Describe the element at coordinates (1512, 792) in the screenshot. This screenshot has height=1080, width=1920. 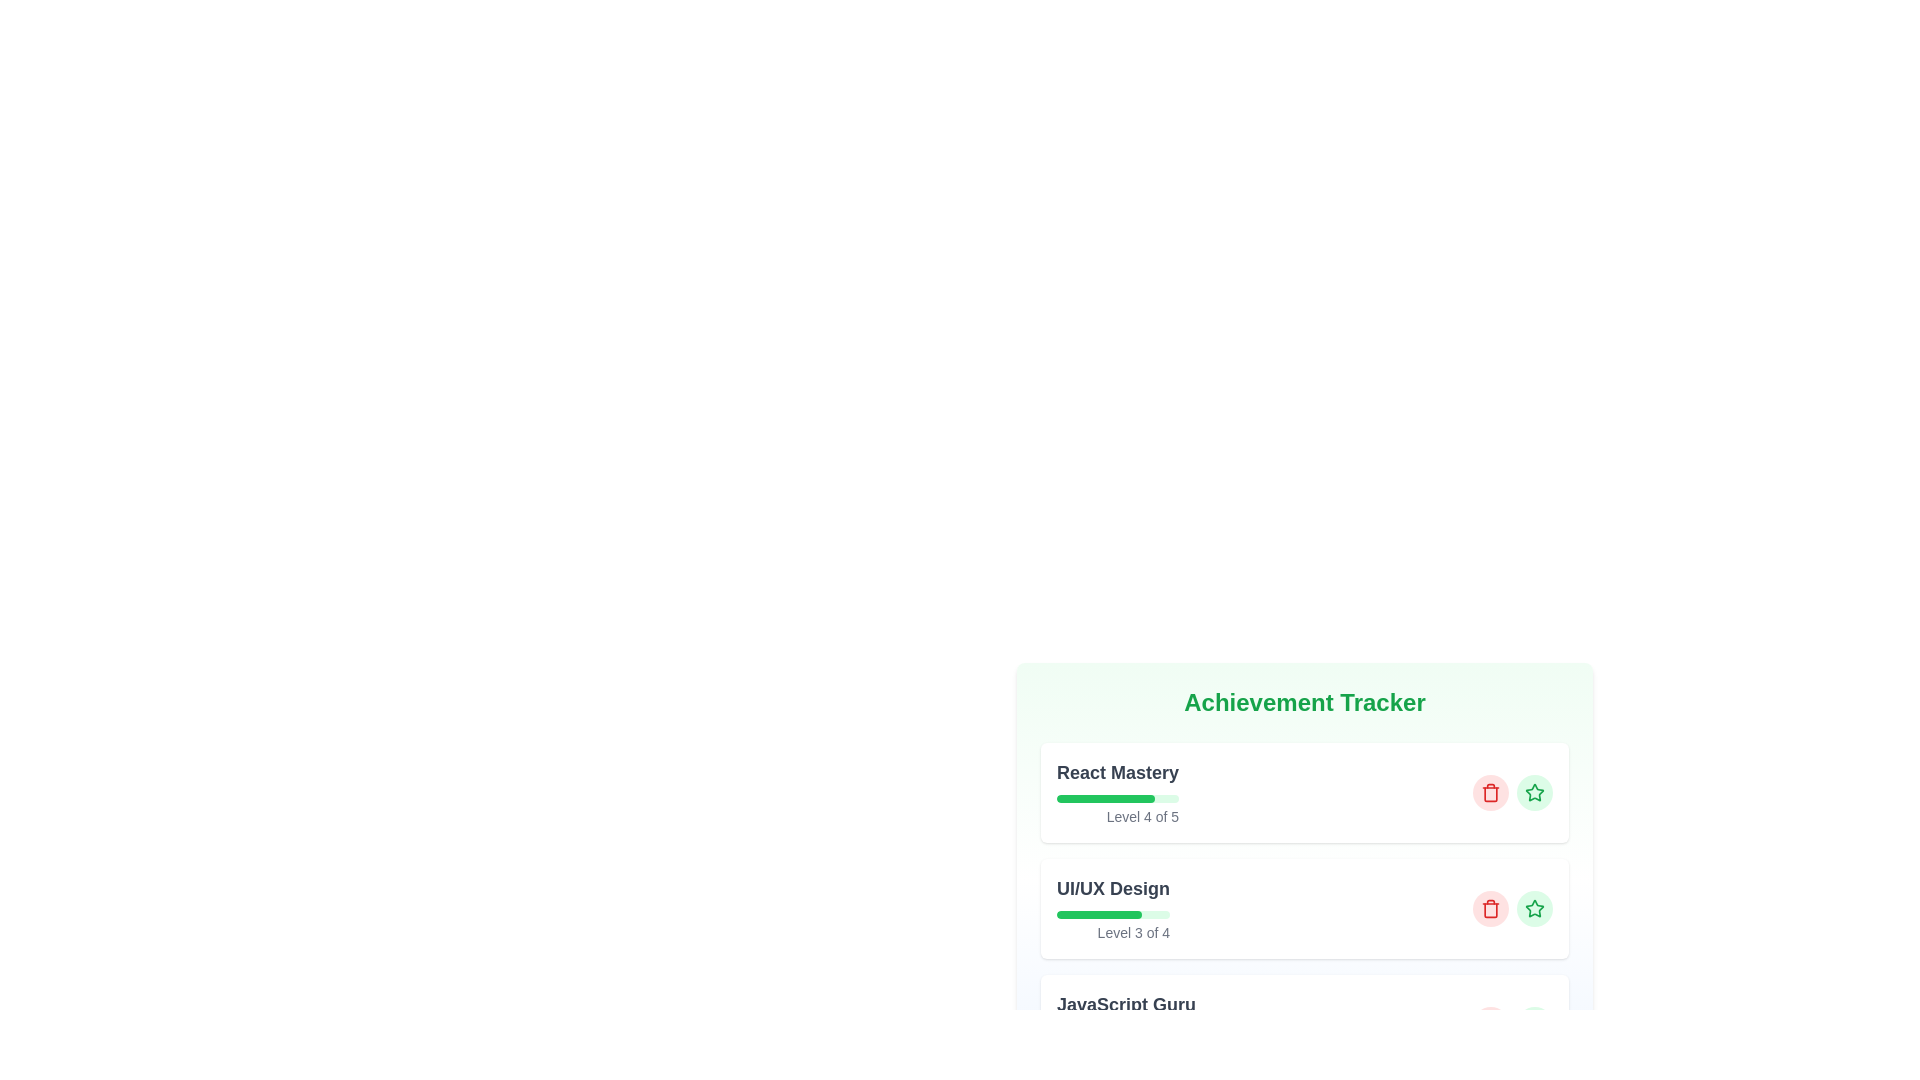
I see `the interactive buttons group associated with the 'React Mastery' item, which includes functionalities like deleting and setting as a favorite` at that location.